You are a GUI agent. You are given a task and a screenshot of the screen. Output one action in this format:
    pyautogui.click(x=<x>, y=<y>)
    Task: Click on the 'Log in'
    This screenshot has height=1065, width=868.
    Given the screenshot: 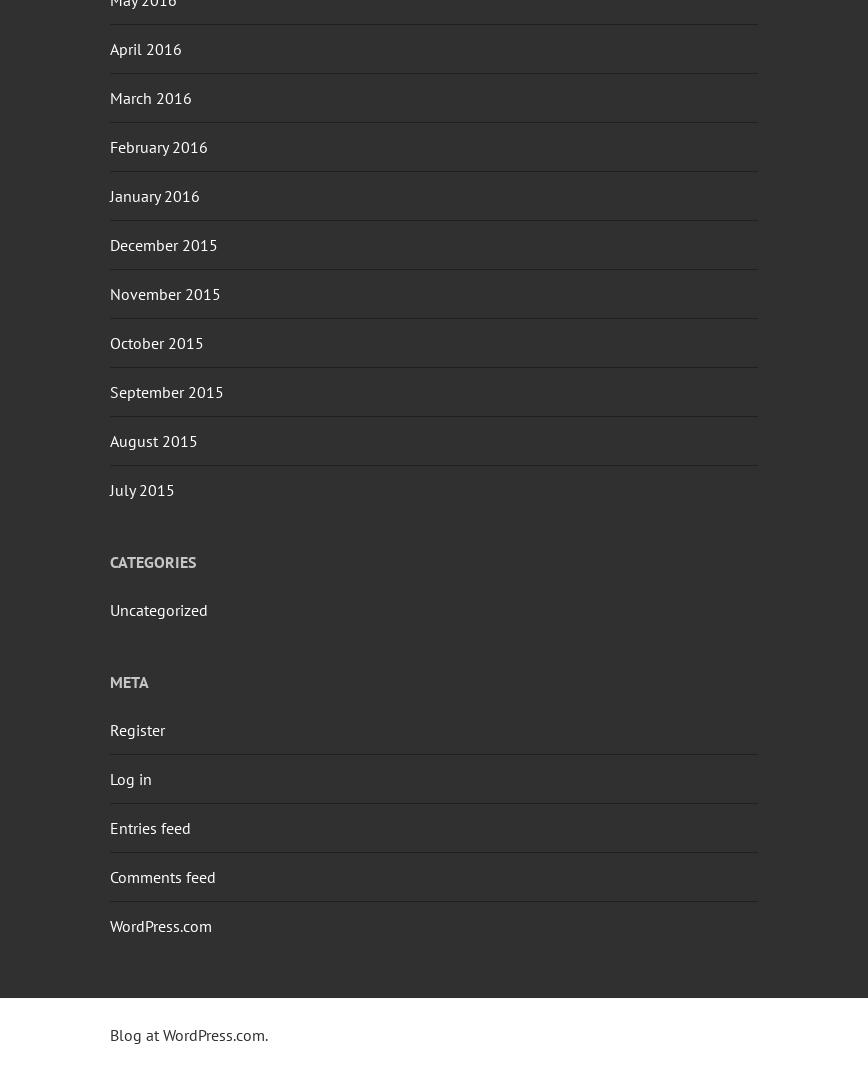 What is the action you would take?
    pyautogui.click(x=109, y=777)
    